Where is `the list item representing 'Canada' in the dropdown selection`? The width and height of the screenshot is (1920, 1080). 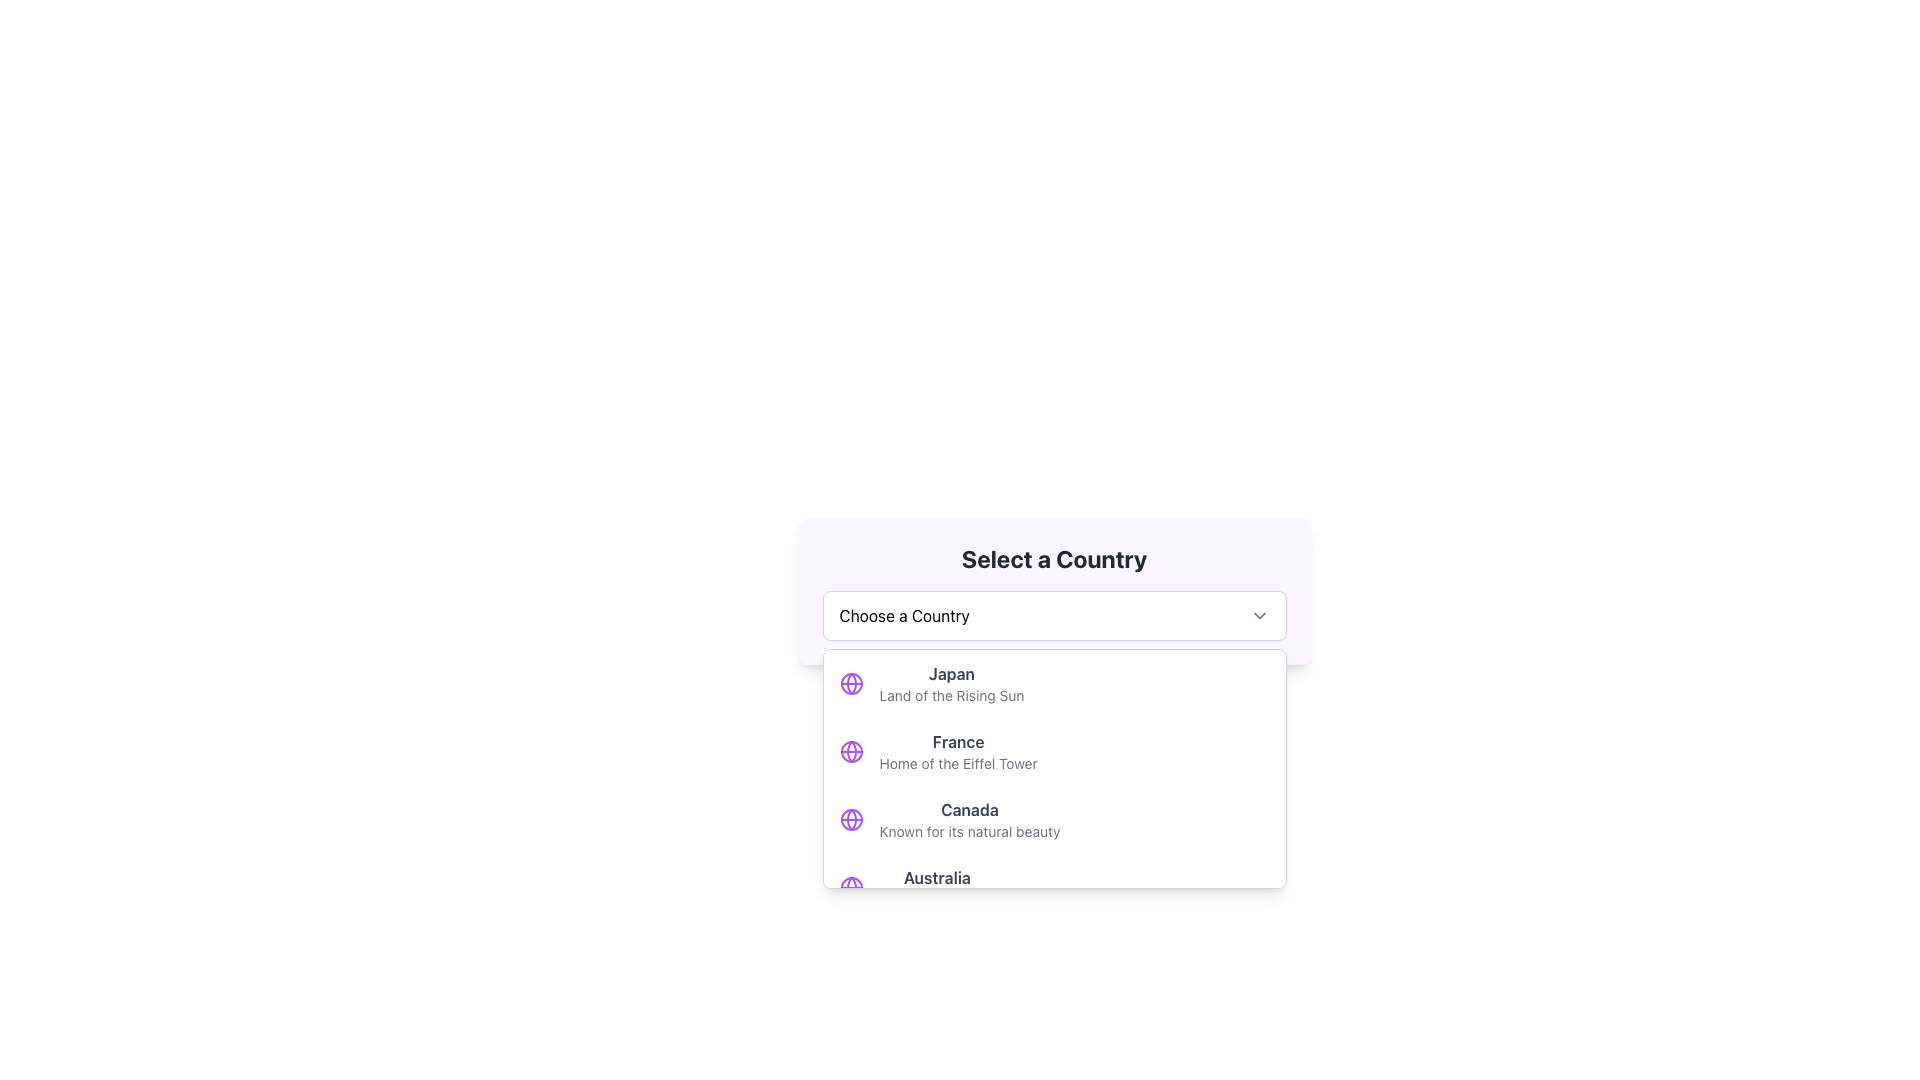
the list item representing 'Canada' in the dropdown selection is located at coordinates (969, 820).